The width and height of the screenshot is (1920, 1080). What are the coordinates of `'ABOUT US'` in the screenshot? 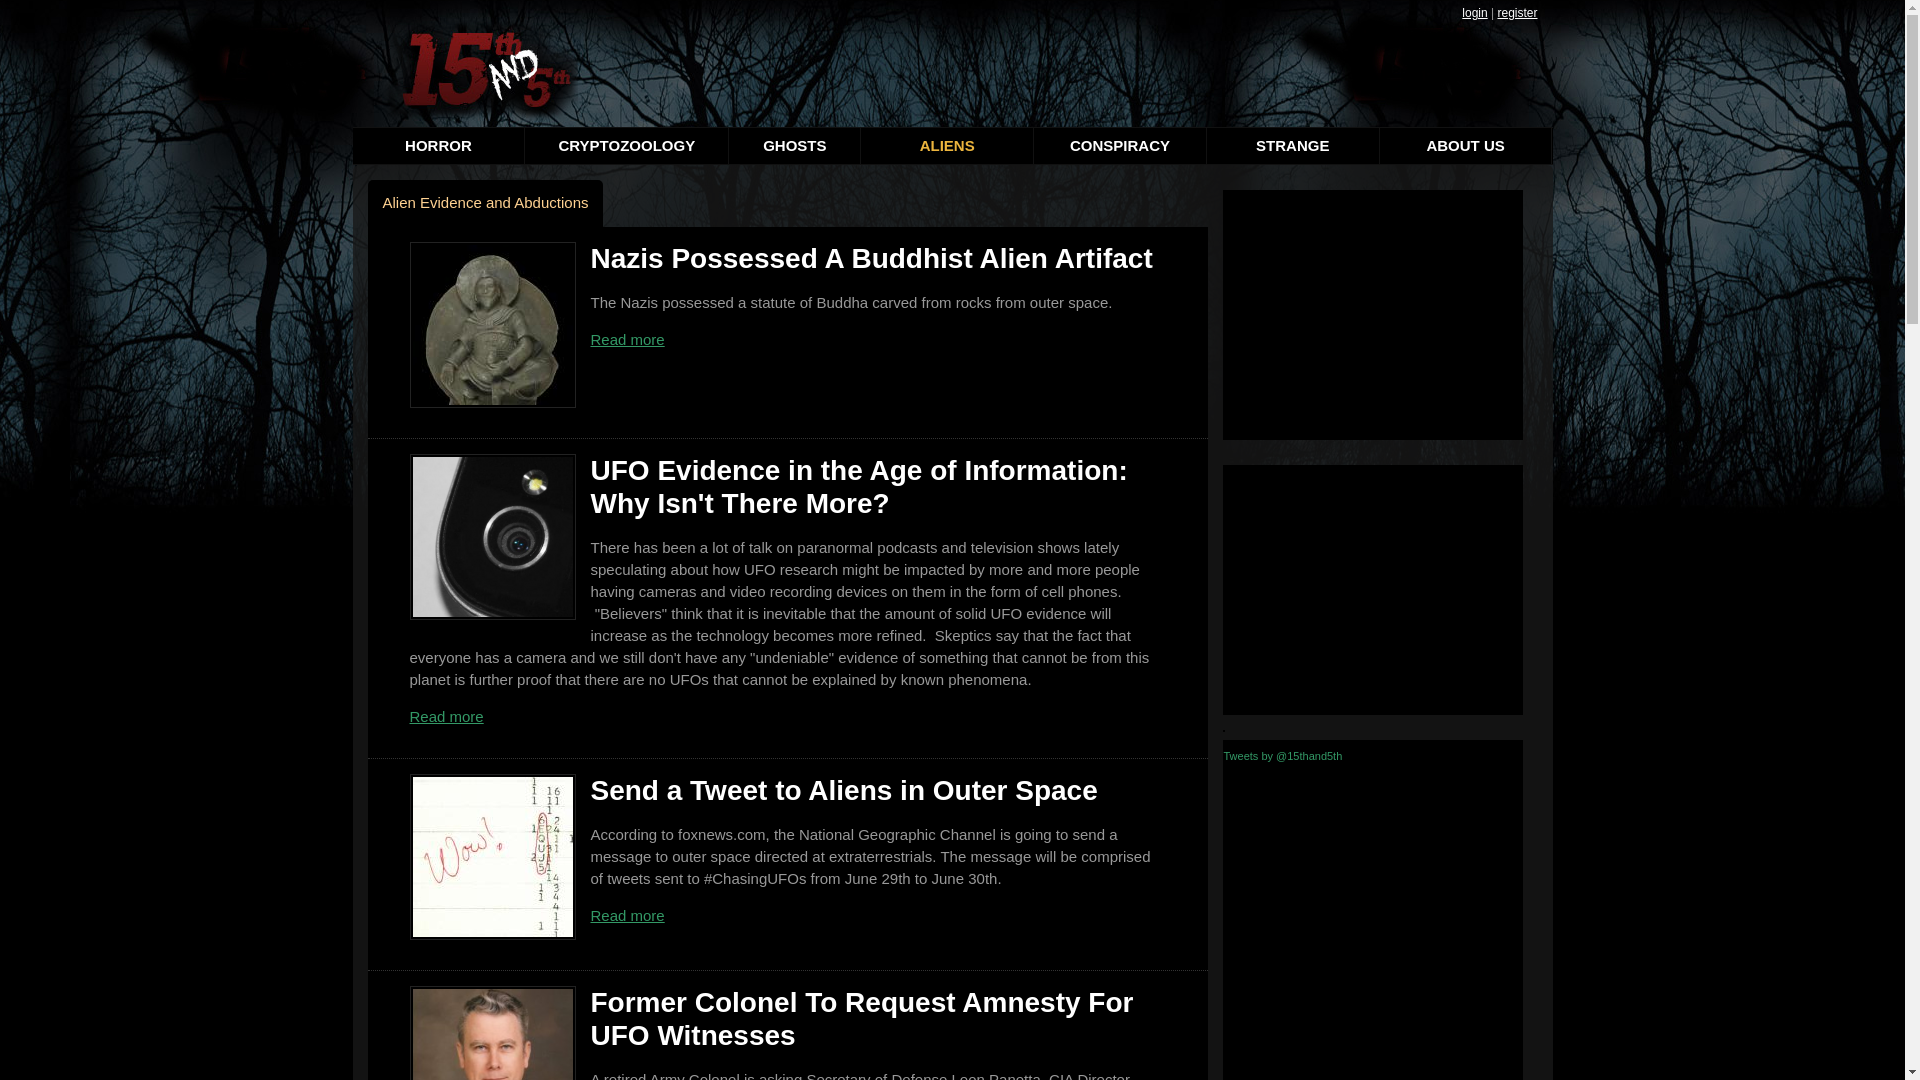 It's located at (1466, 145).